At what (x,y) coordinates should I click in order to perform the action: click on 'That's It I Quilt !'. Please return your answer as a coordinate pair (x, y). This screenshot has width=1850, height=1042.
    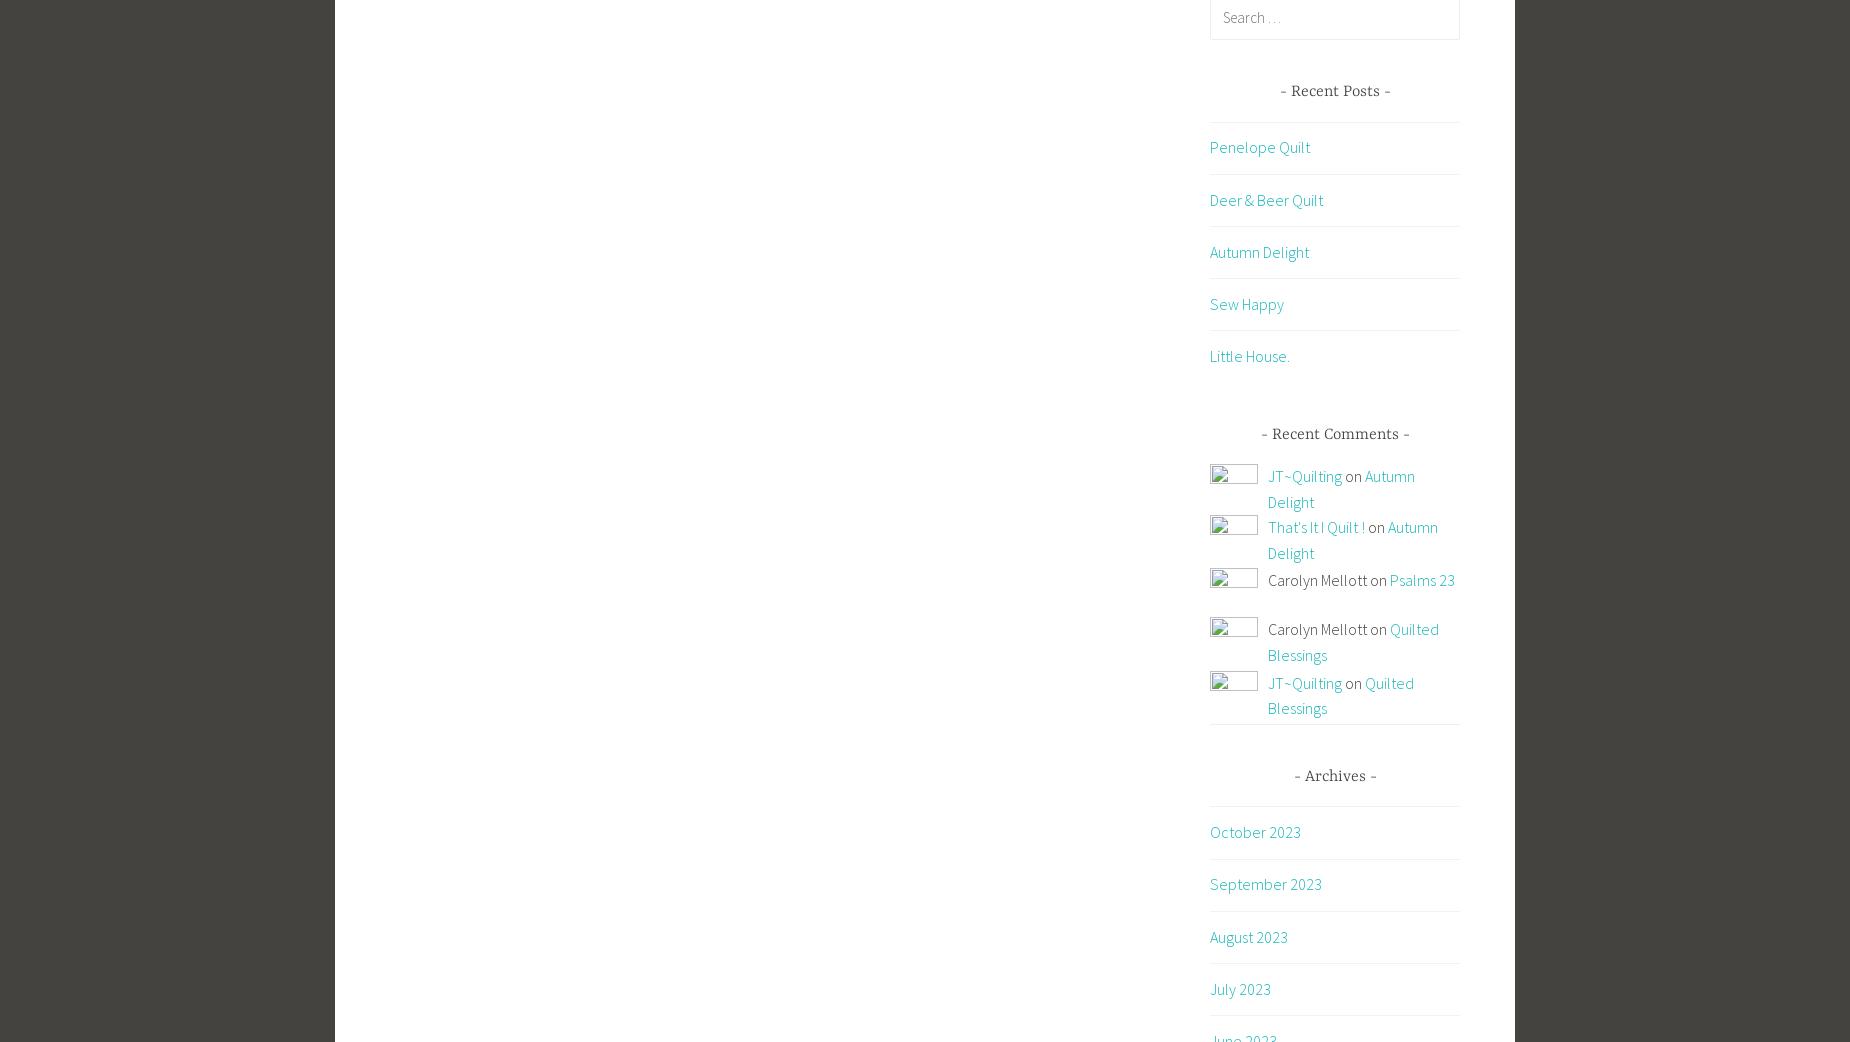
    Looking at the image, I should click on (1315, 526).